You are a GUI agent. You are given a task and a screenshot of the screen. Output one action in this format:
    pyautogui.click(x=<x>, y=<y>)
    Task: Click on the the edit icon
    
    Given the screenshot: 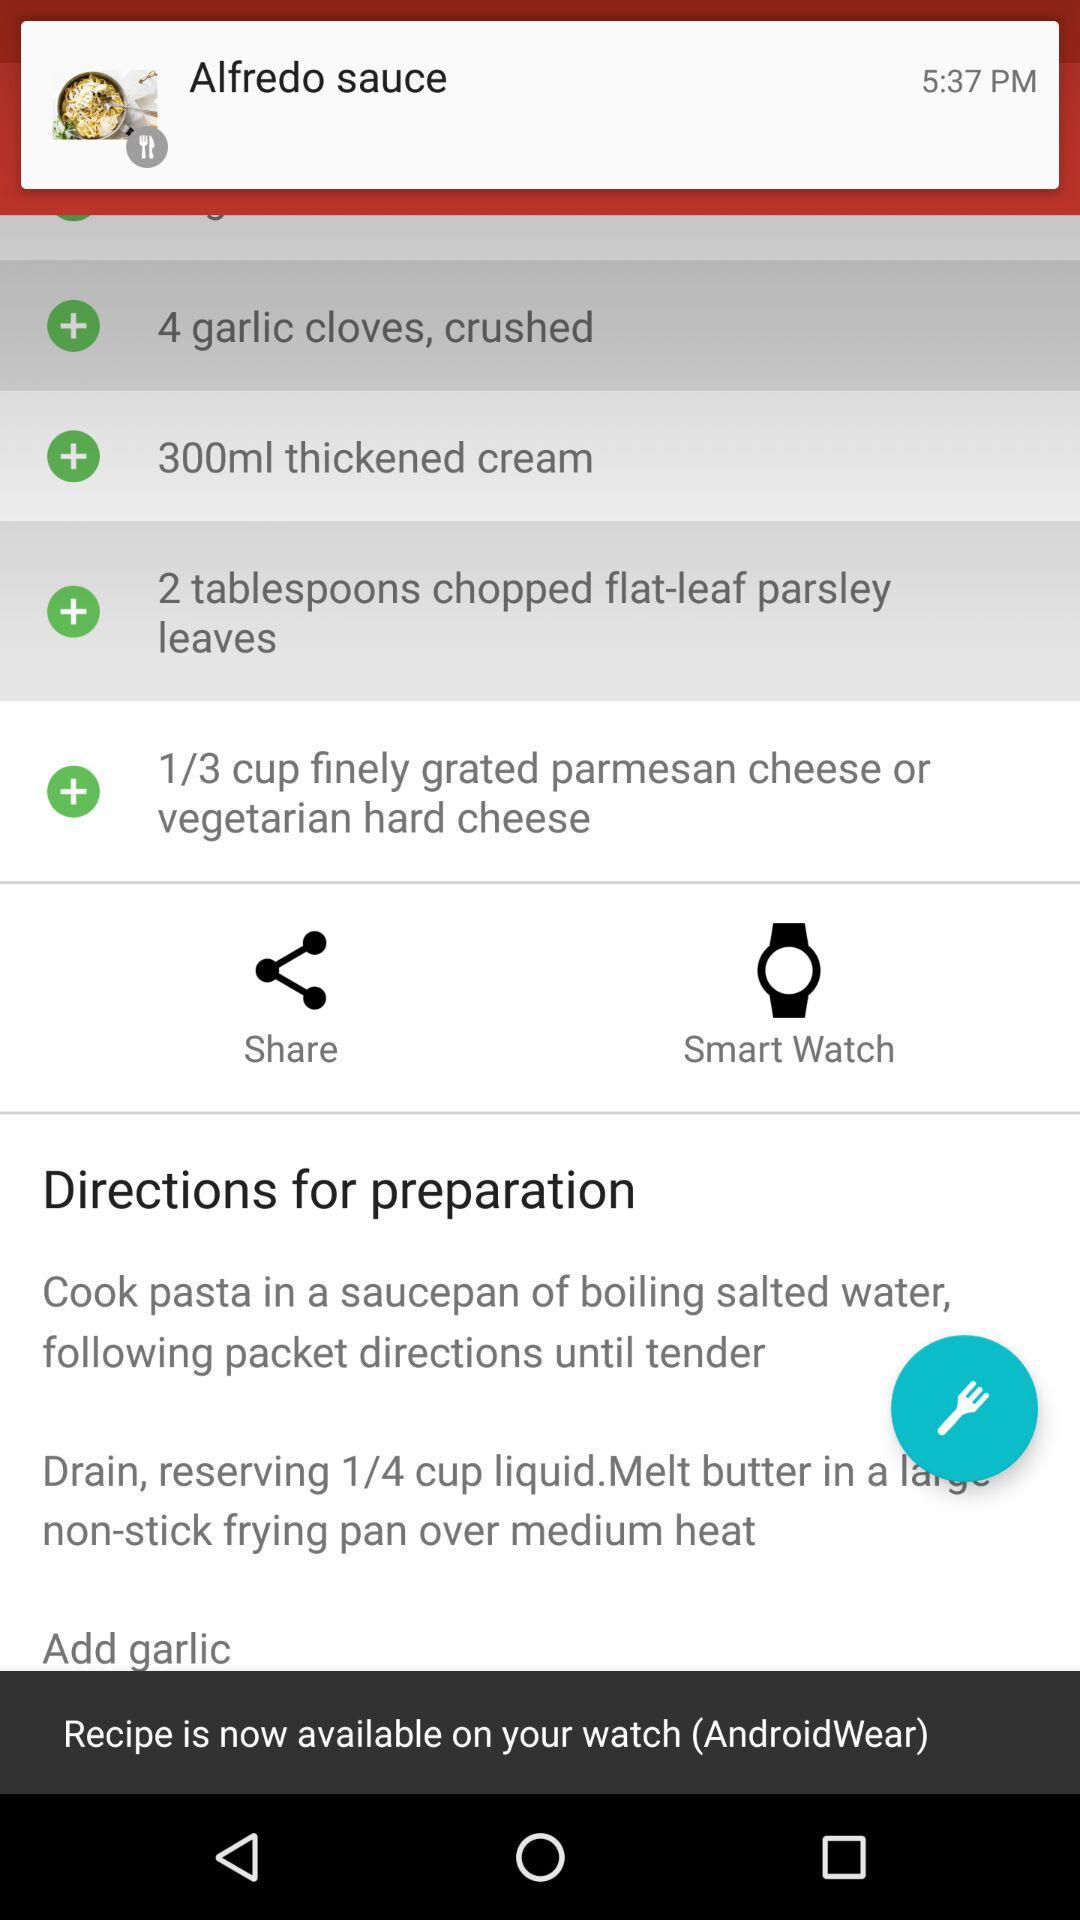 What is the action you would take?
    pyautogui.click(x=963, y=1407)
    